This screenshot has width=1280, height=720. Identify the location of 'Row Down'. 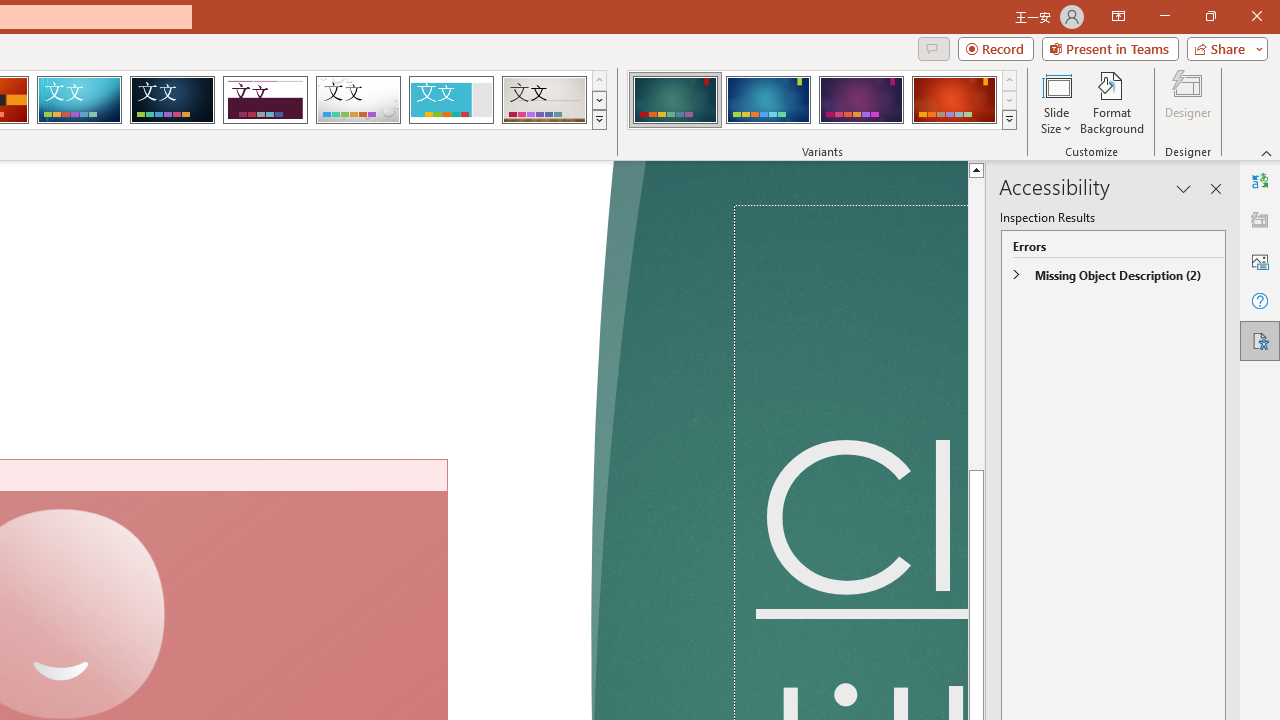
(1009, 100).